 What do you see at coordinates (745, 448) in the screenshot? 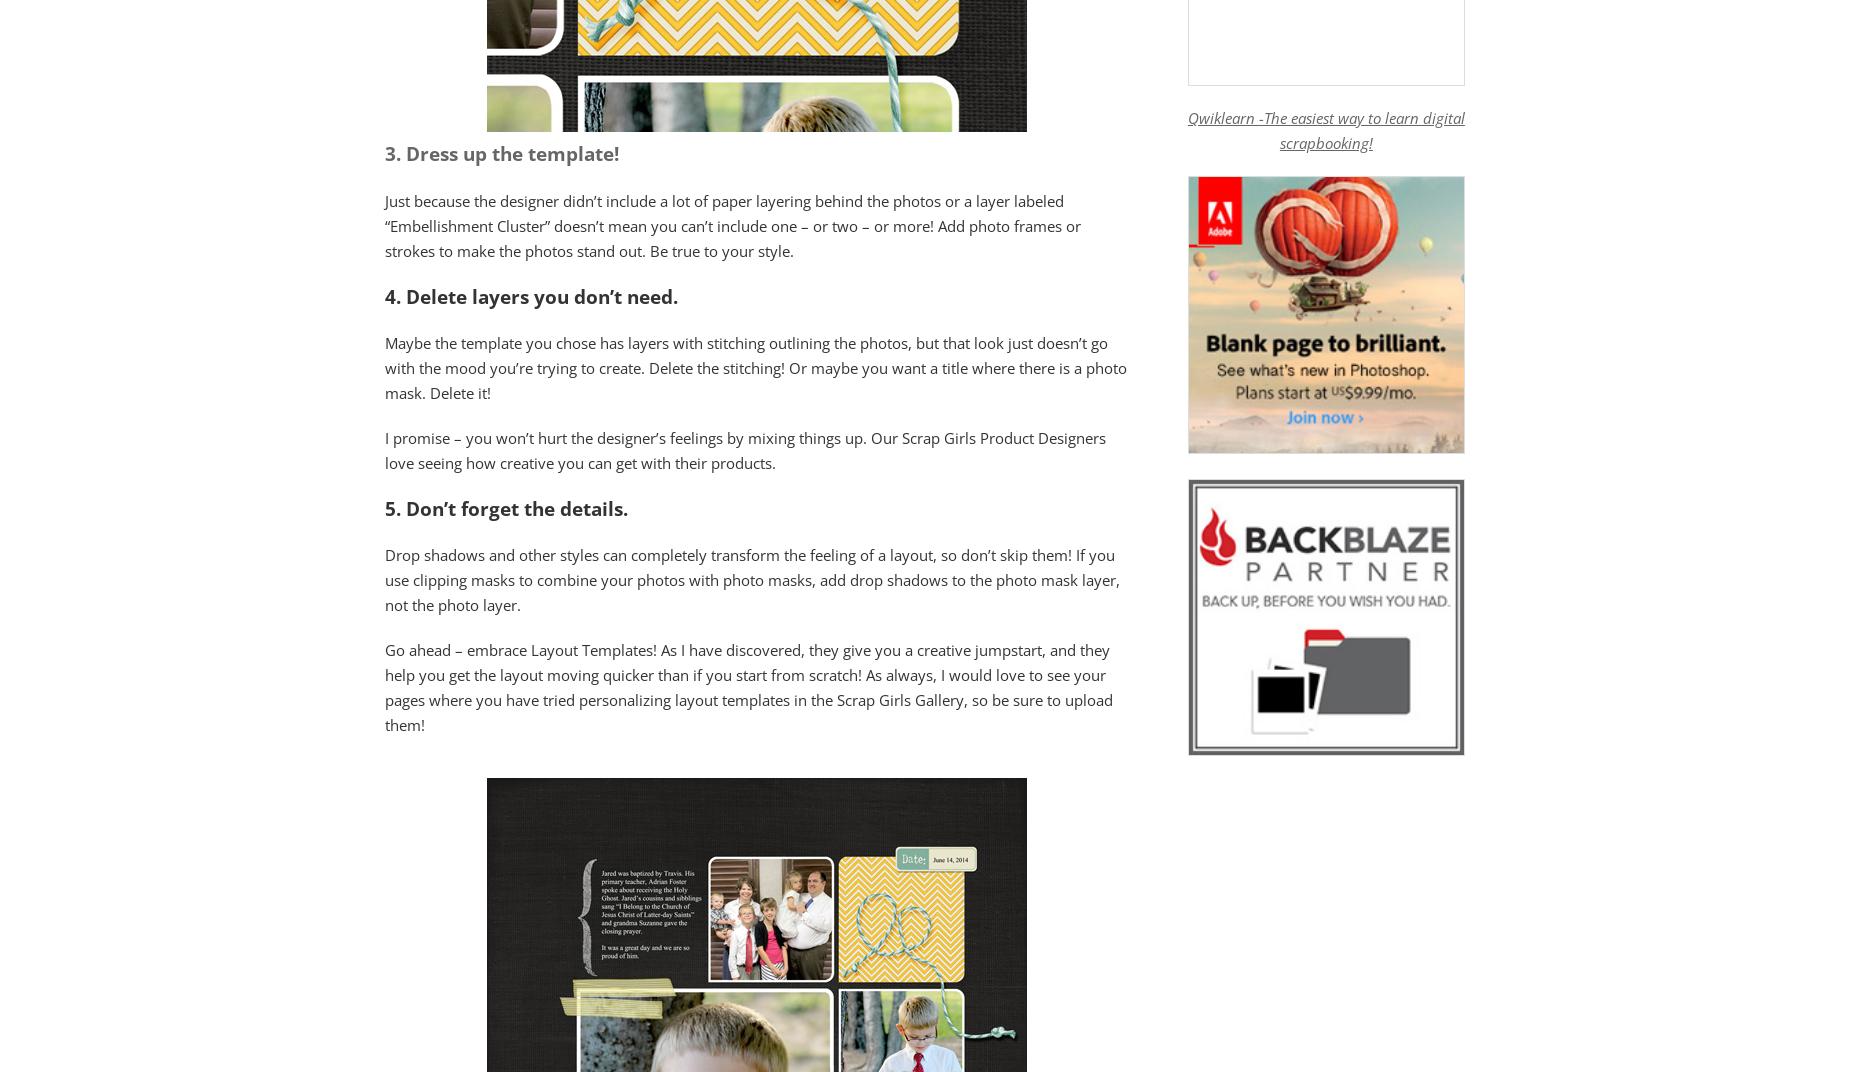
I see `'I promise – you won’t hurt the designer’s feelings by mixing things up. Our Scrap Girls Product Designers love seeing how creative you can get with their products.'` at bounding box center [745, 448].